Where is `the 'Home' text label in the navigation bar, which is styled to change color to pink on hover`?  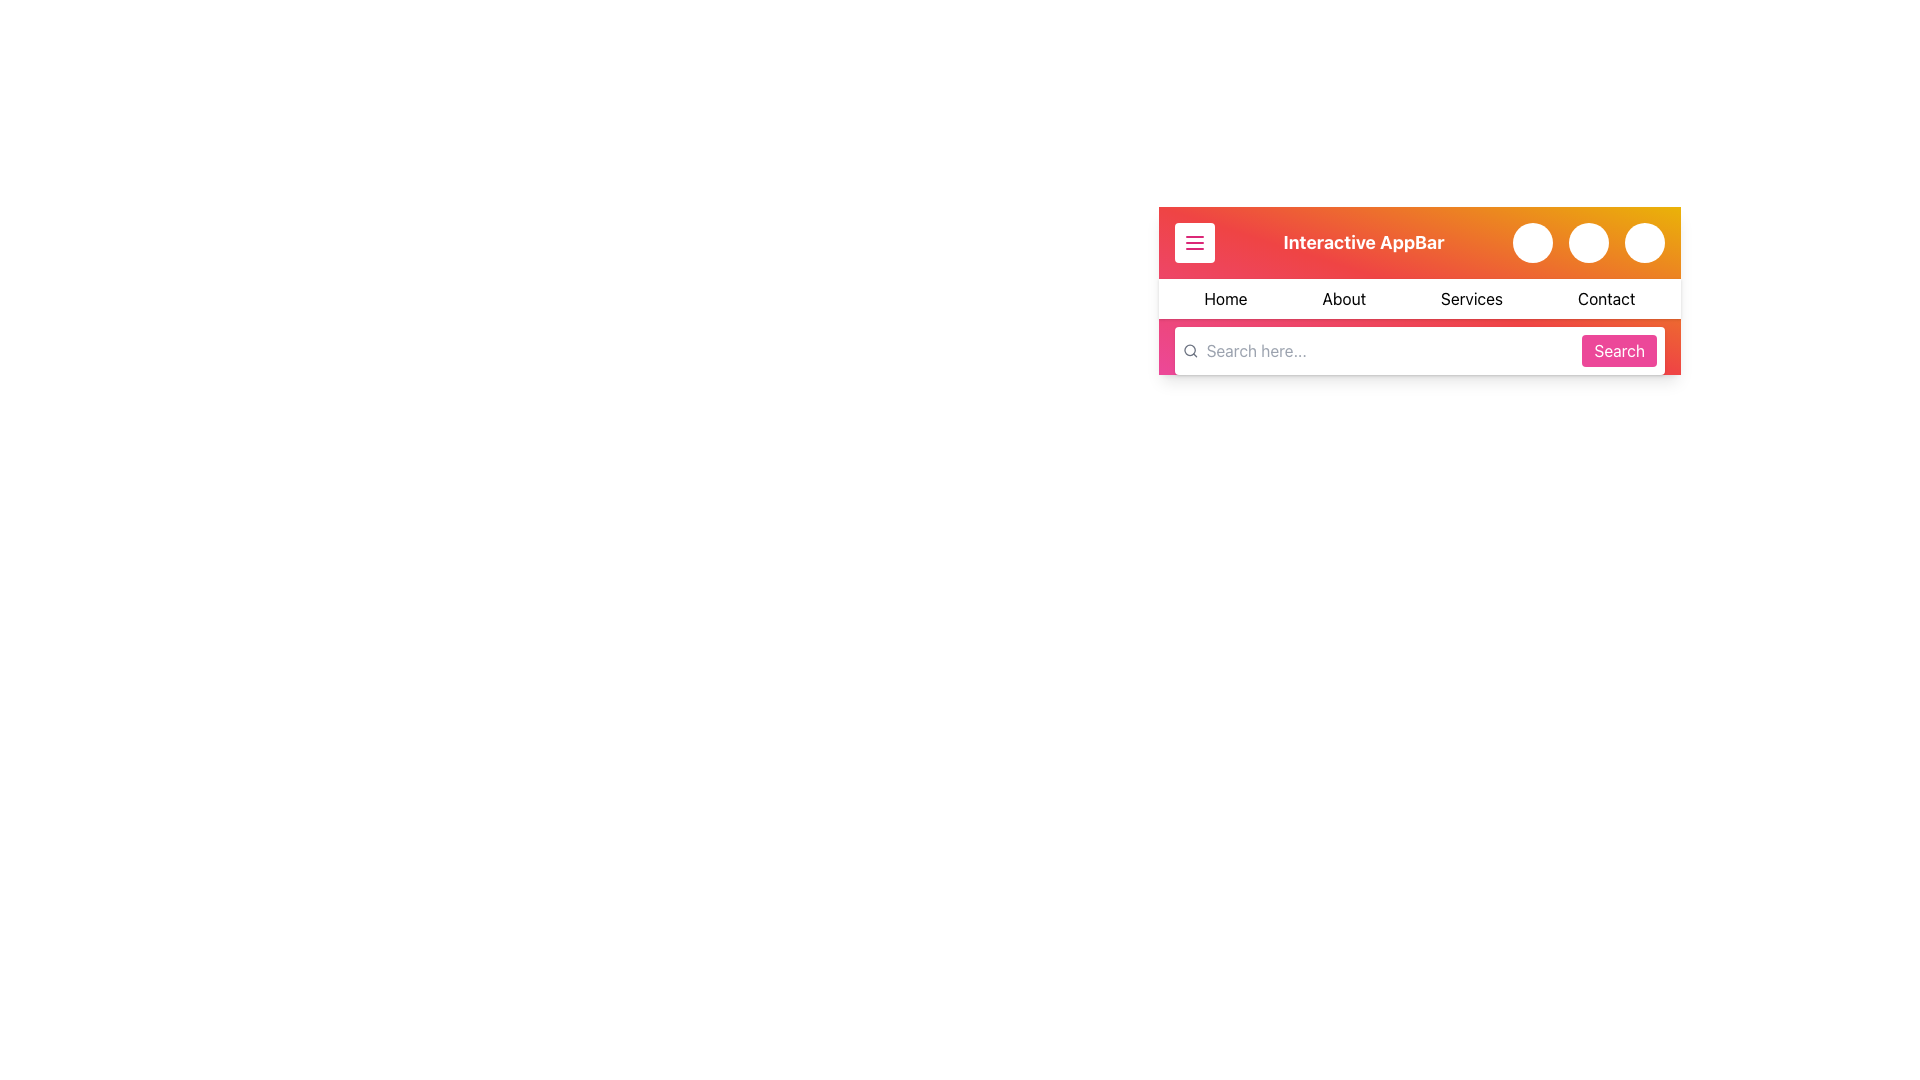
the 'Home' text label in the navigation bar, which is styled to change color to pink on hover is located at coordinates (1224, 299).